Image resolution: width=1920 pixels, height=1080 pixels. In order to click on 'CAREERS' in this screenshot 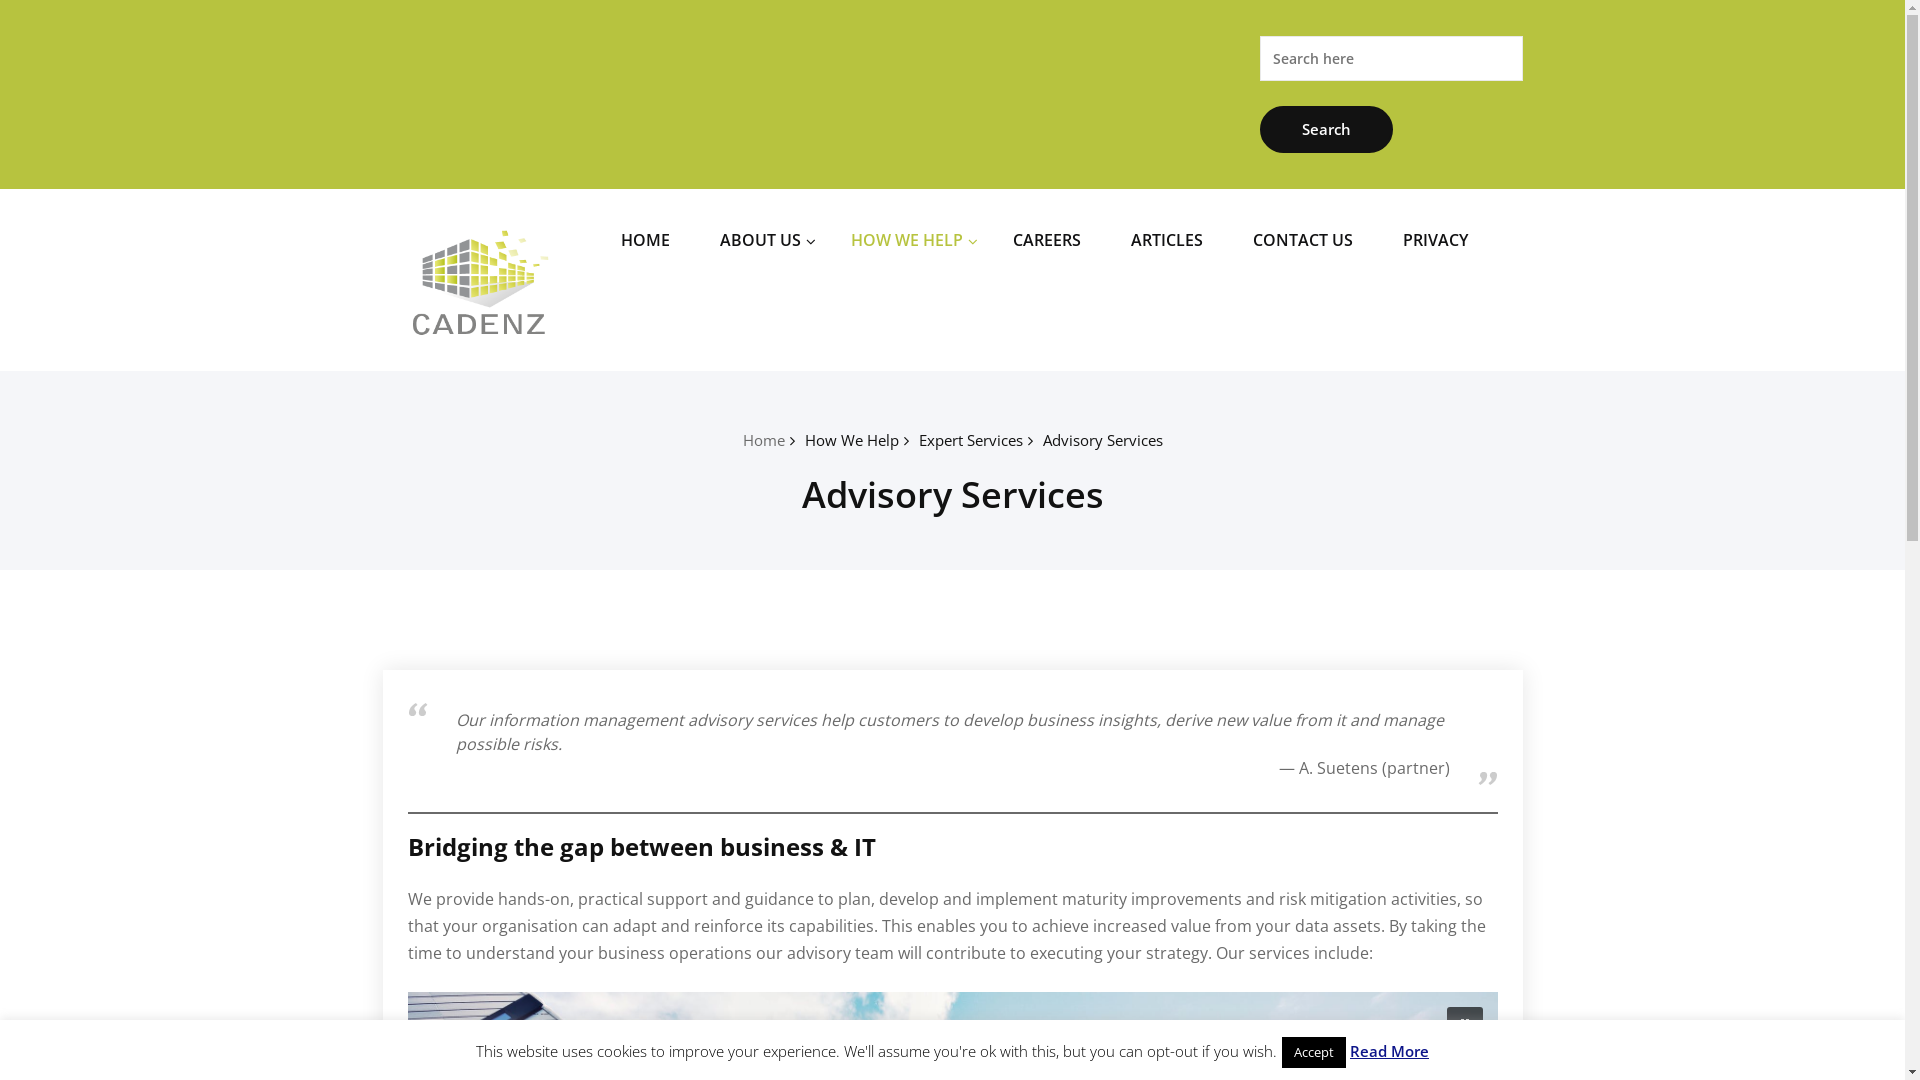, I will do `click(1045, 238)`.